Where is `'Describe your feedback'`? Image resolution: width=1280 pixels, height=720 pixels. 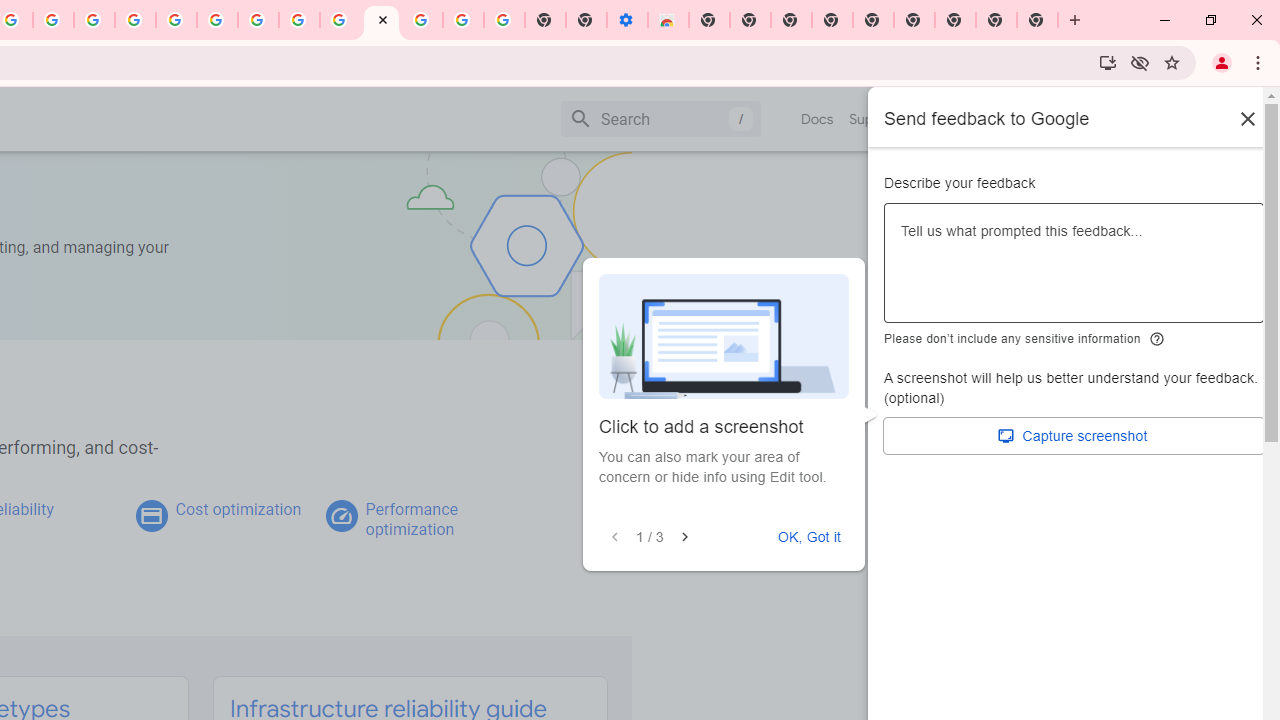
'Describe your feedback' is located at coordinates (1073, 271).